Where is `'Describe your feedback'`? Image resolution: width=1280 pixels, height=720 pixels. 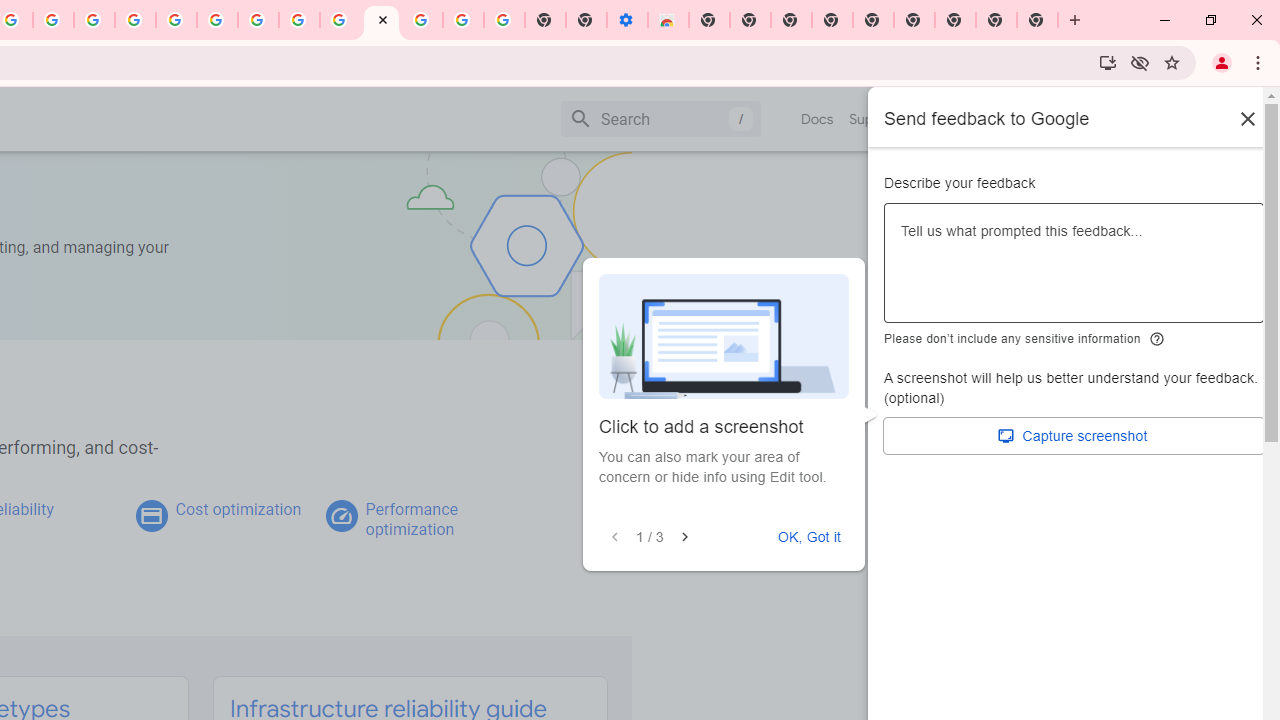
'Describe your feedback' is located at coordinates (1073, 271).